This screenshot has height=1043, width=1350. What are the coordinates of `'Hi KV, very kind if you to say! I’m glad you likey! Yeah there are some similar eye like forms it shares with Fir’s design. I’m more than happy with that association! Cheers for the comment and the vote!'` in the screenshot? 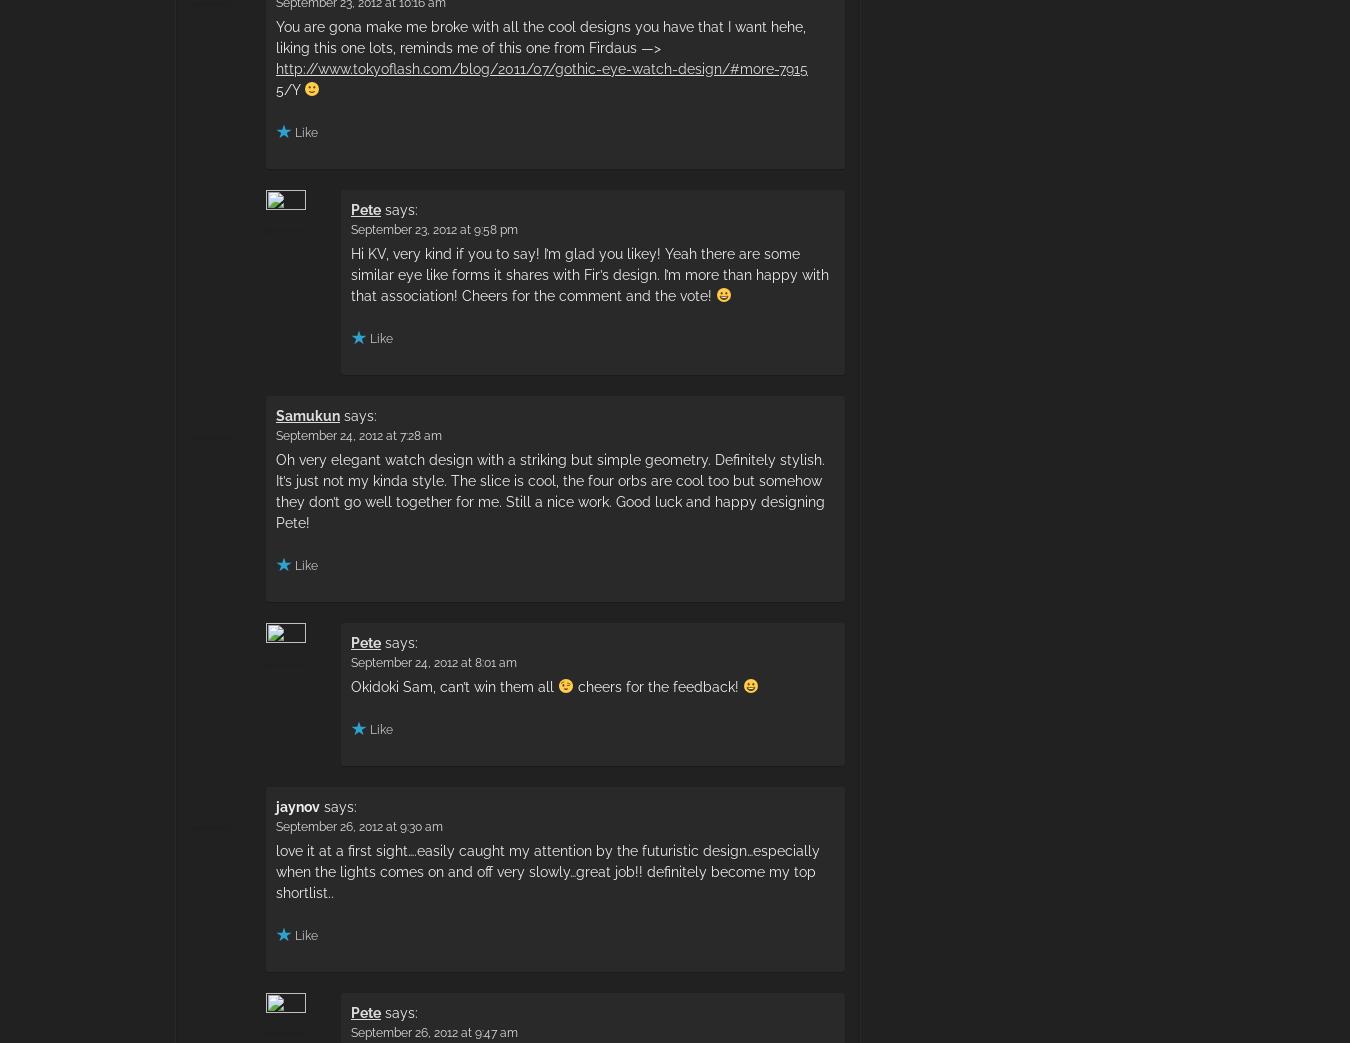 It's located at (589, 273).